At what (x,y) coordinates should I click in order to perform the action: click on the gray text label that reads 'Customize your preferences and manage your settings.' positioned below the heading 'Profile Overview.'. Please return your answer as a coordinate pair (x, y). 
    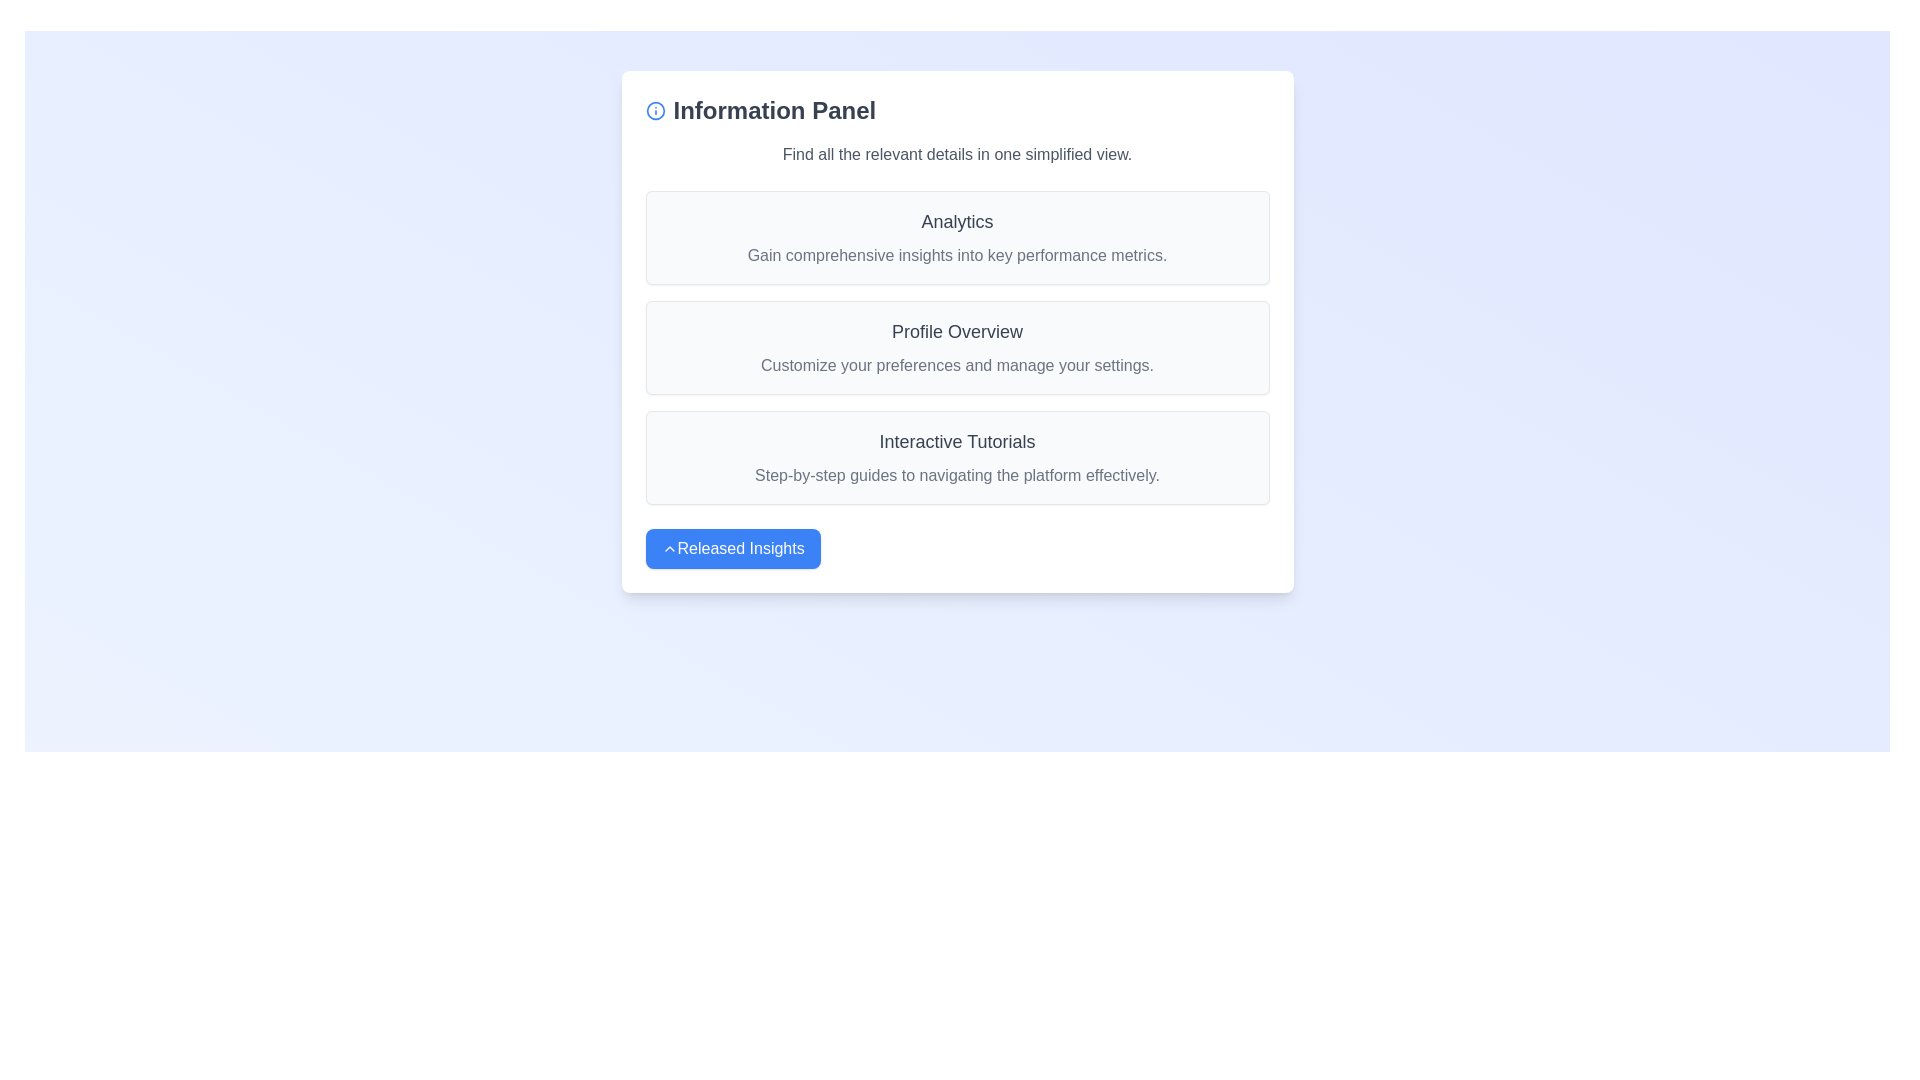
    Looking at the image, I should click on (956, 366).